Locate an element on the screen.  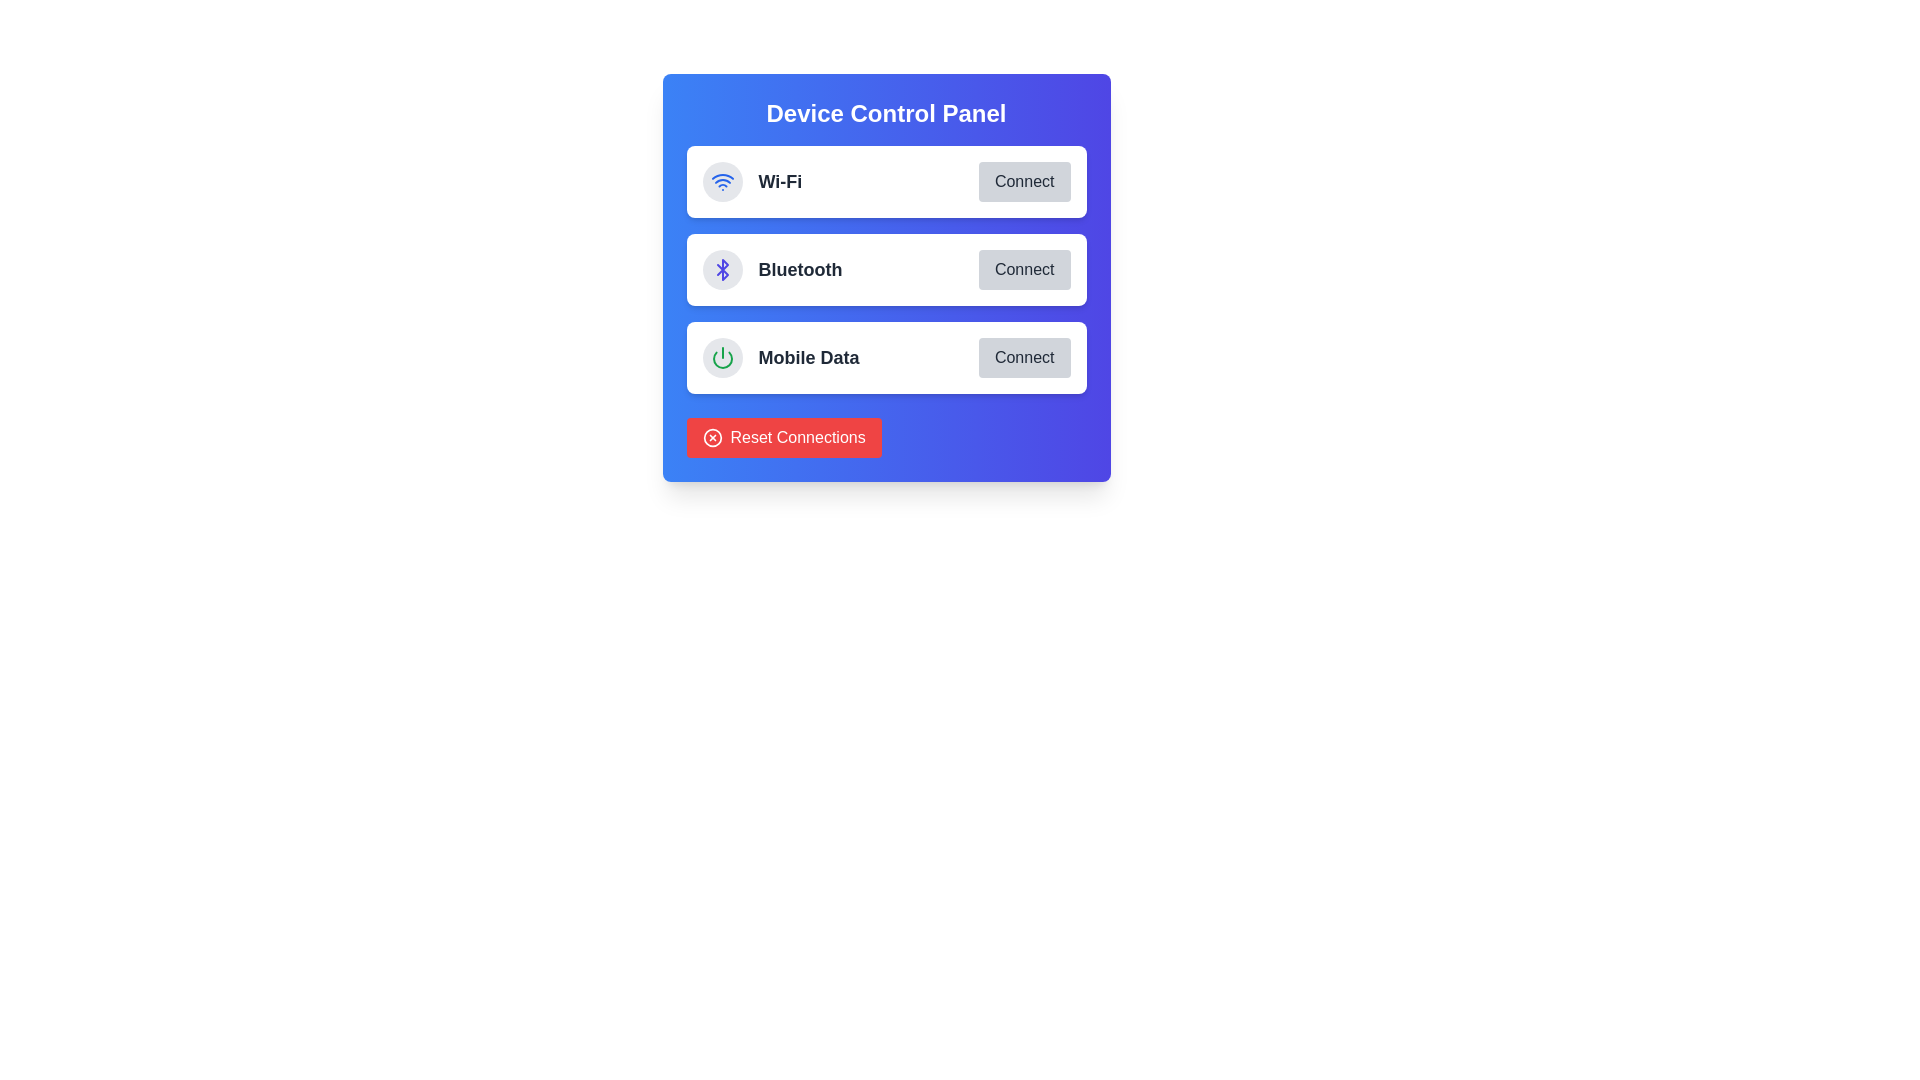
the Bluetooth icon in the Device Control Panel, located to the left of the 'Bluetooth' label and 'Connect' button is located at coordinates (721, 270).